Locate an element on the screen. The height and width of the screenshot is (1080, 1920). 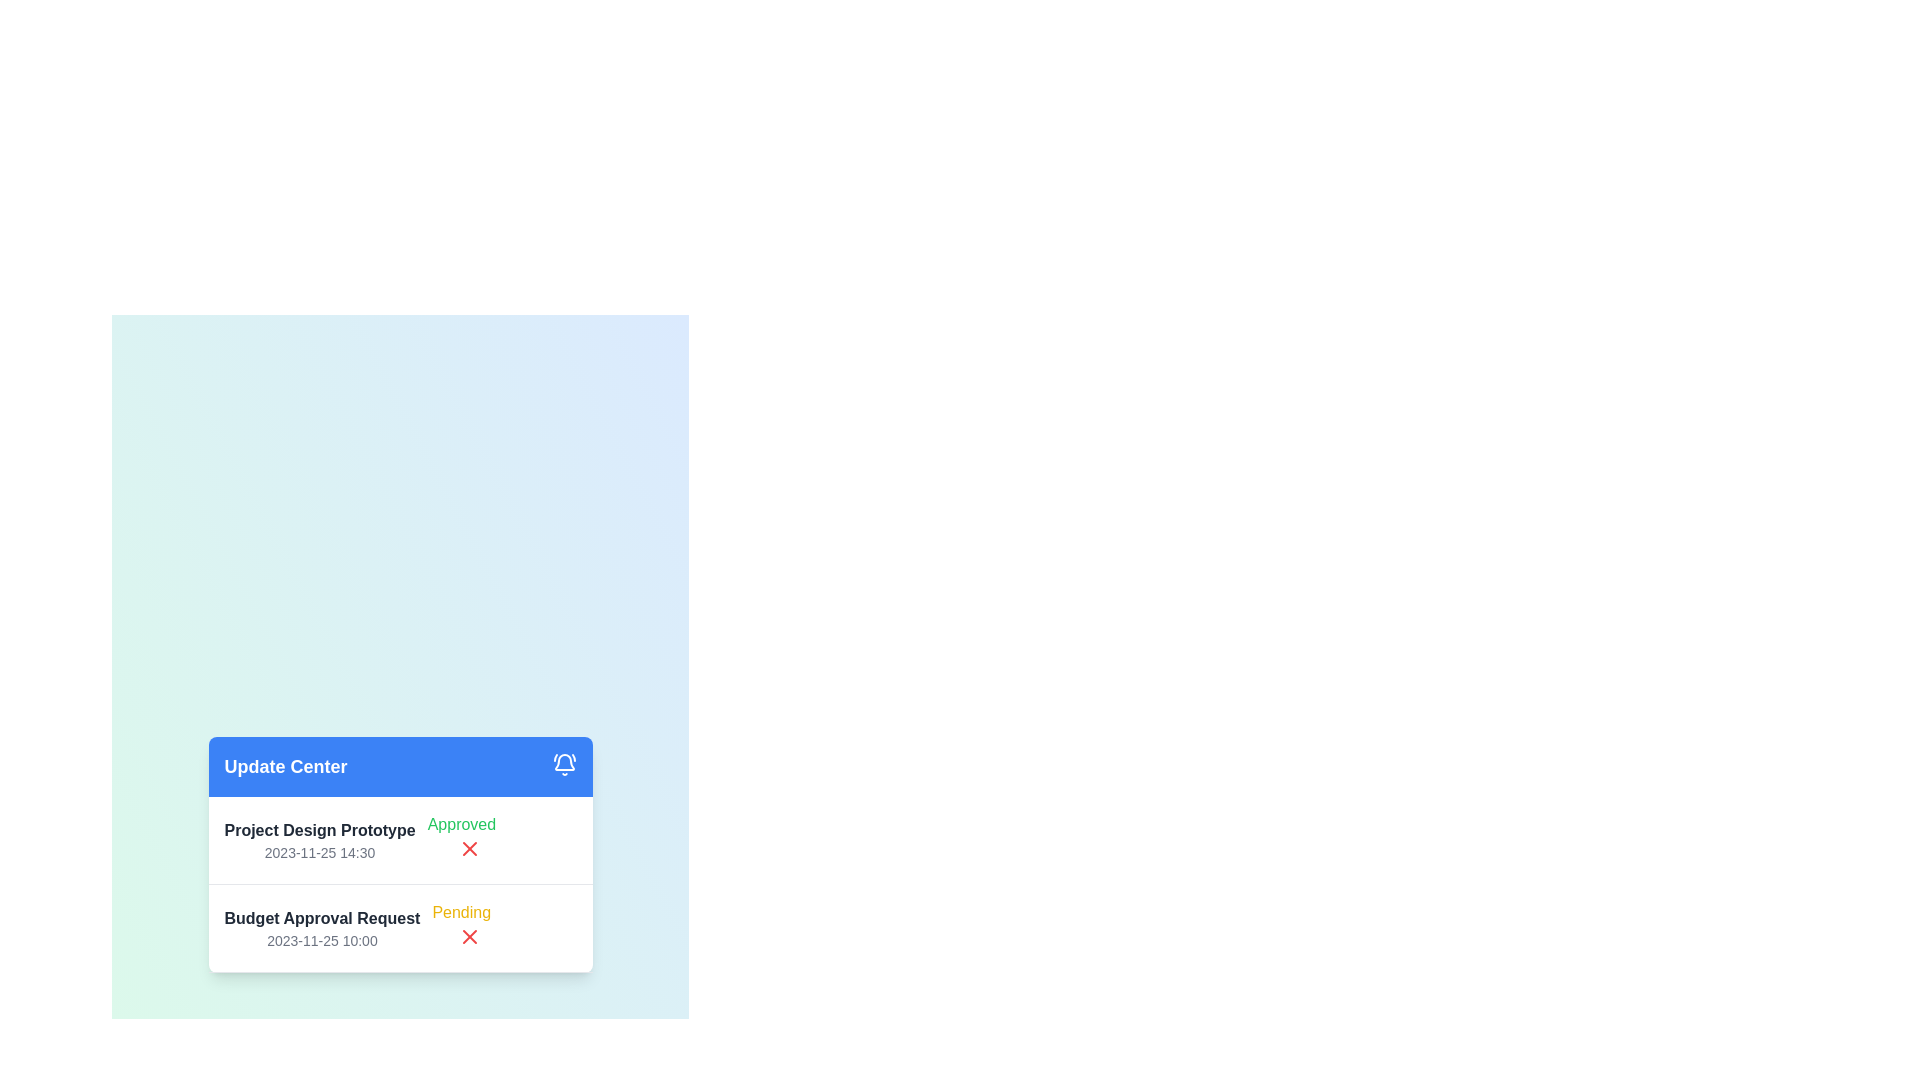
text displayed in the second entry of the task or notification list, which shows a title and timestamp, located below 'Project Design Prototype' and above 'Pending' and the red 'X' icon is located at coordinates (322, 928).